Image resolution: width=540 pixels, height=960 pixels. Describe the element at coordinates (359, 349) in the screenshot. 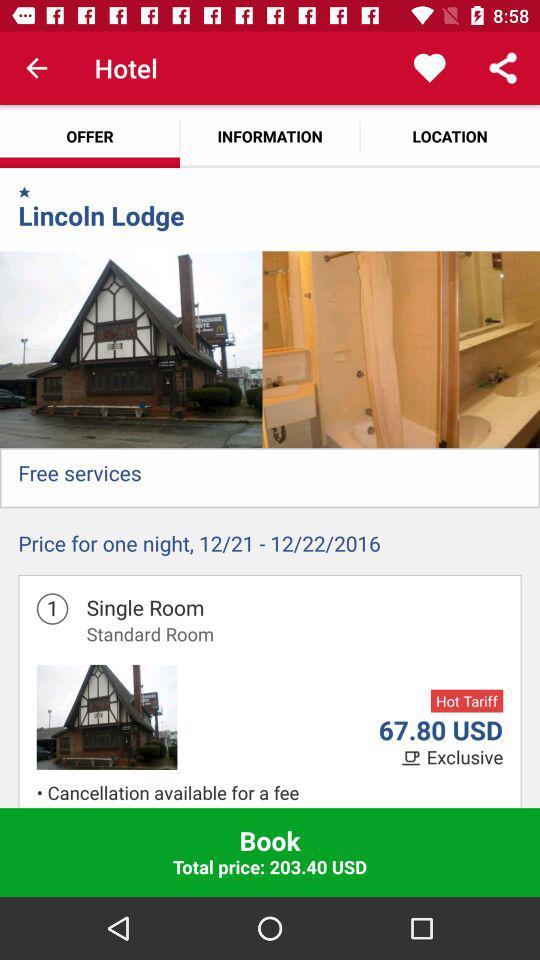

I see `second image below lincoln lodge` at that location.